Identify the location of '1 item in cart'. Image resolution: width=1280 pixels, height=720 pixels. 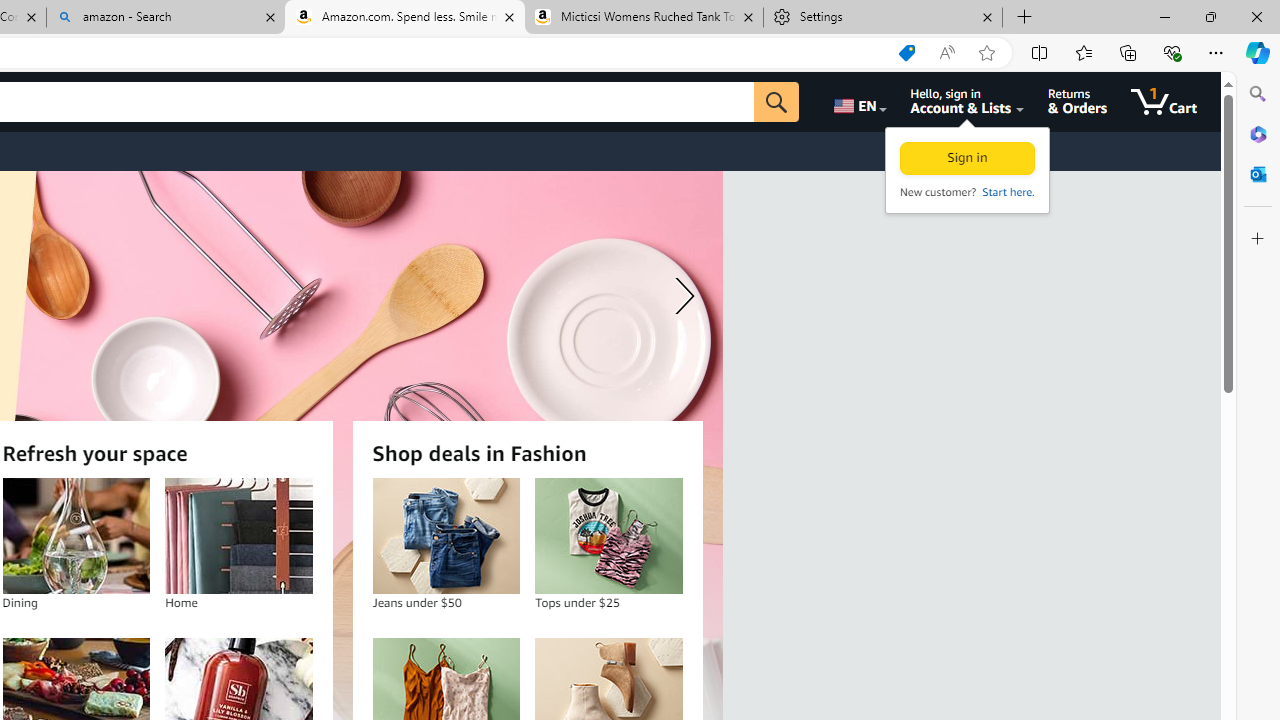
(1164, 101).